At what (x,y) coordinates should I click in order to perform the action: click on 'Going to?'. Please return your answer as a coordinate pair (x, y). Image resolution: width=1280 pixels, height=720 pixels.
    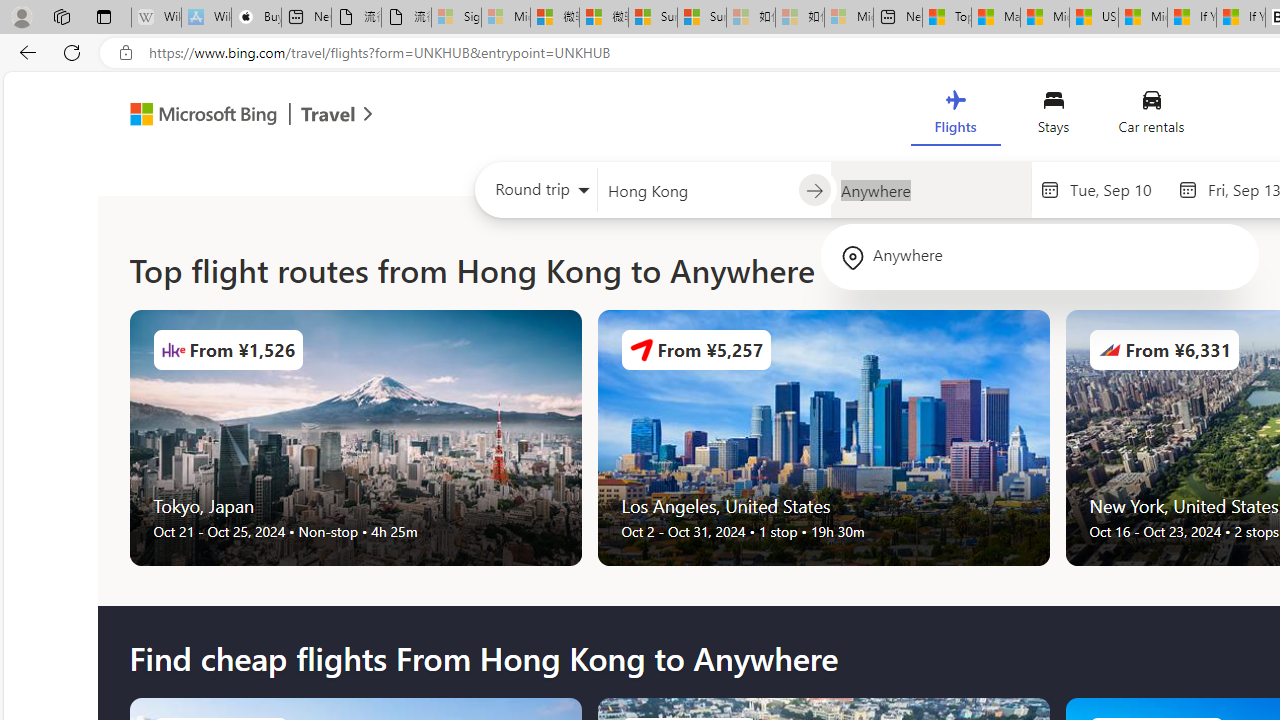
    Looking at the image, I should click on (929, 190).